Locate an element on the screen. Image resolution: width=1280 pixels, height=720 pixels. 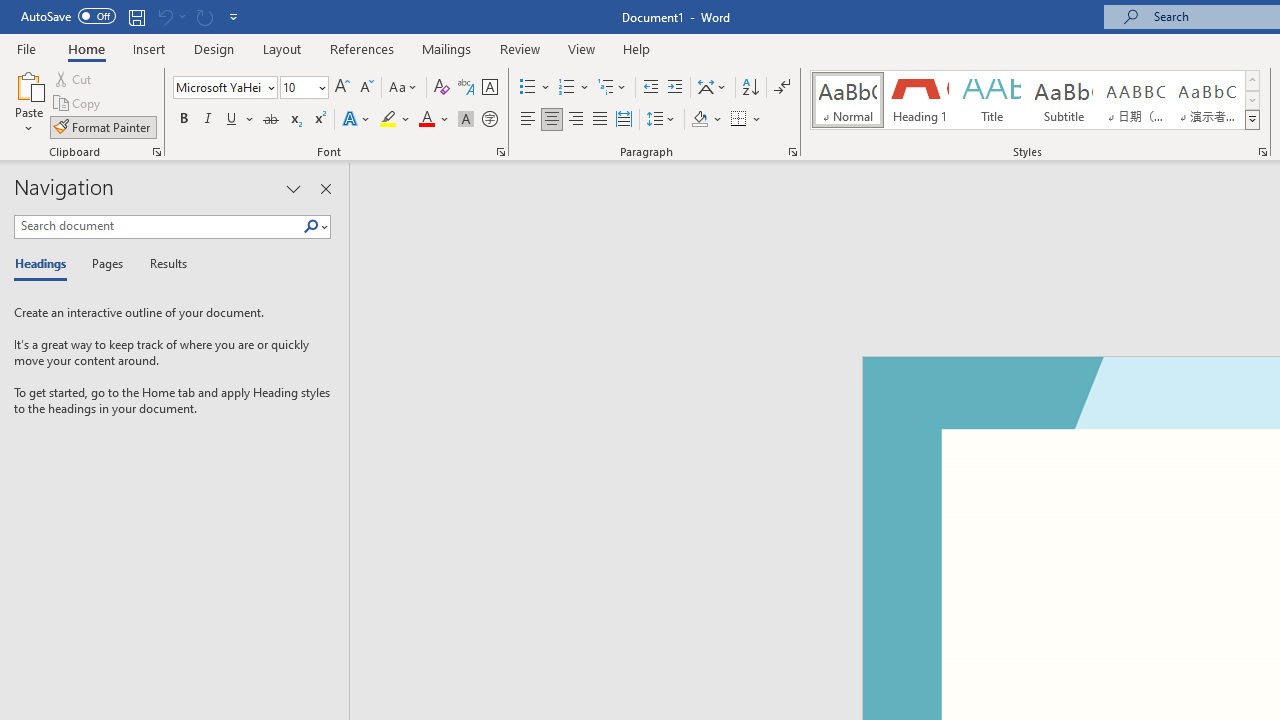
'AutomationID: QuickStylesGallery' is located at coordinates (1036, 100).